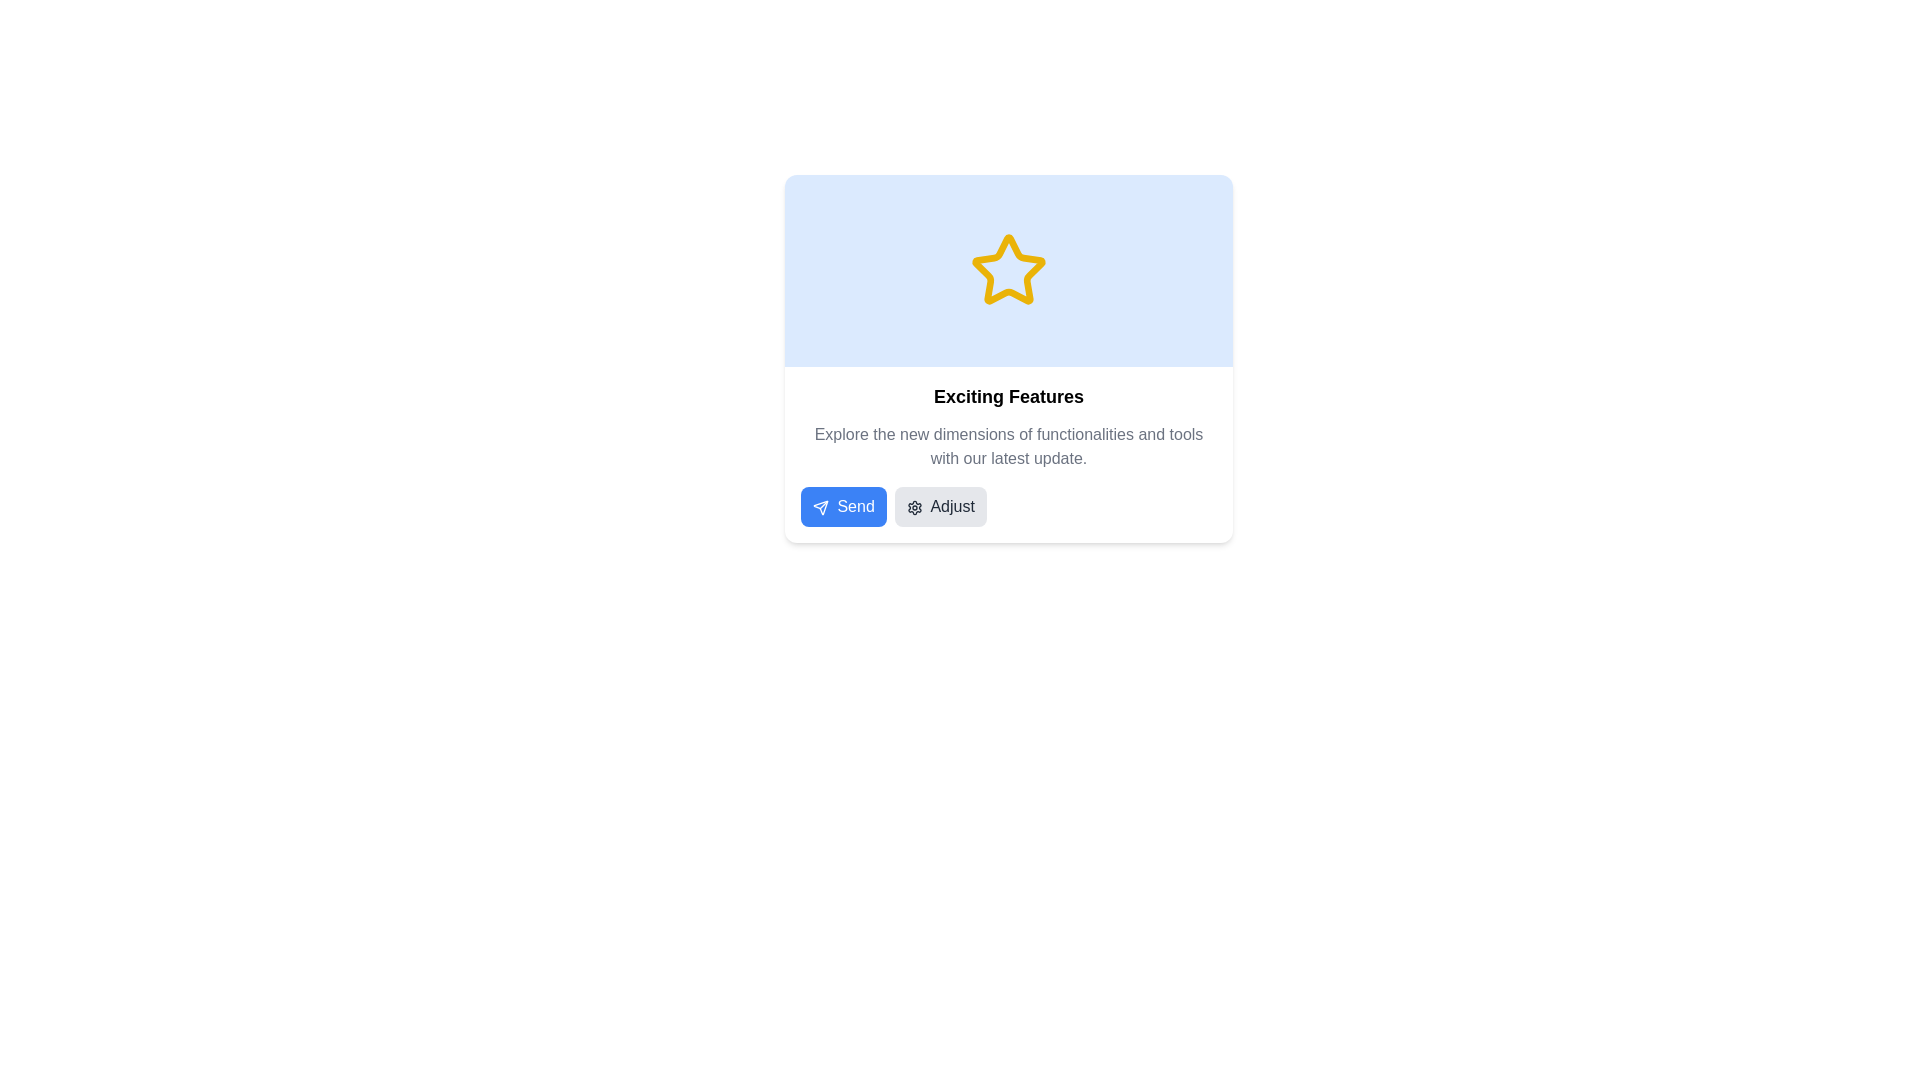 This screenshot has height=1080, width=1920. I want to click on the settings icon, which is a cog or gear graphic located at the top-right corner of the card-like layout, so click(913, 506).